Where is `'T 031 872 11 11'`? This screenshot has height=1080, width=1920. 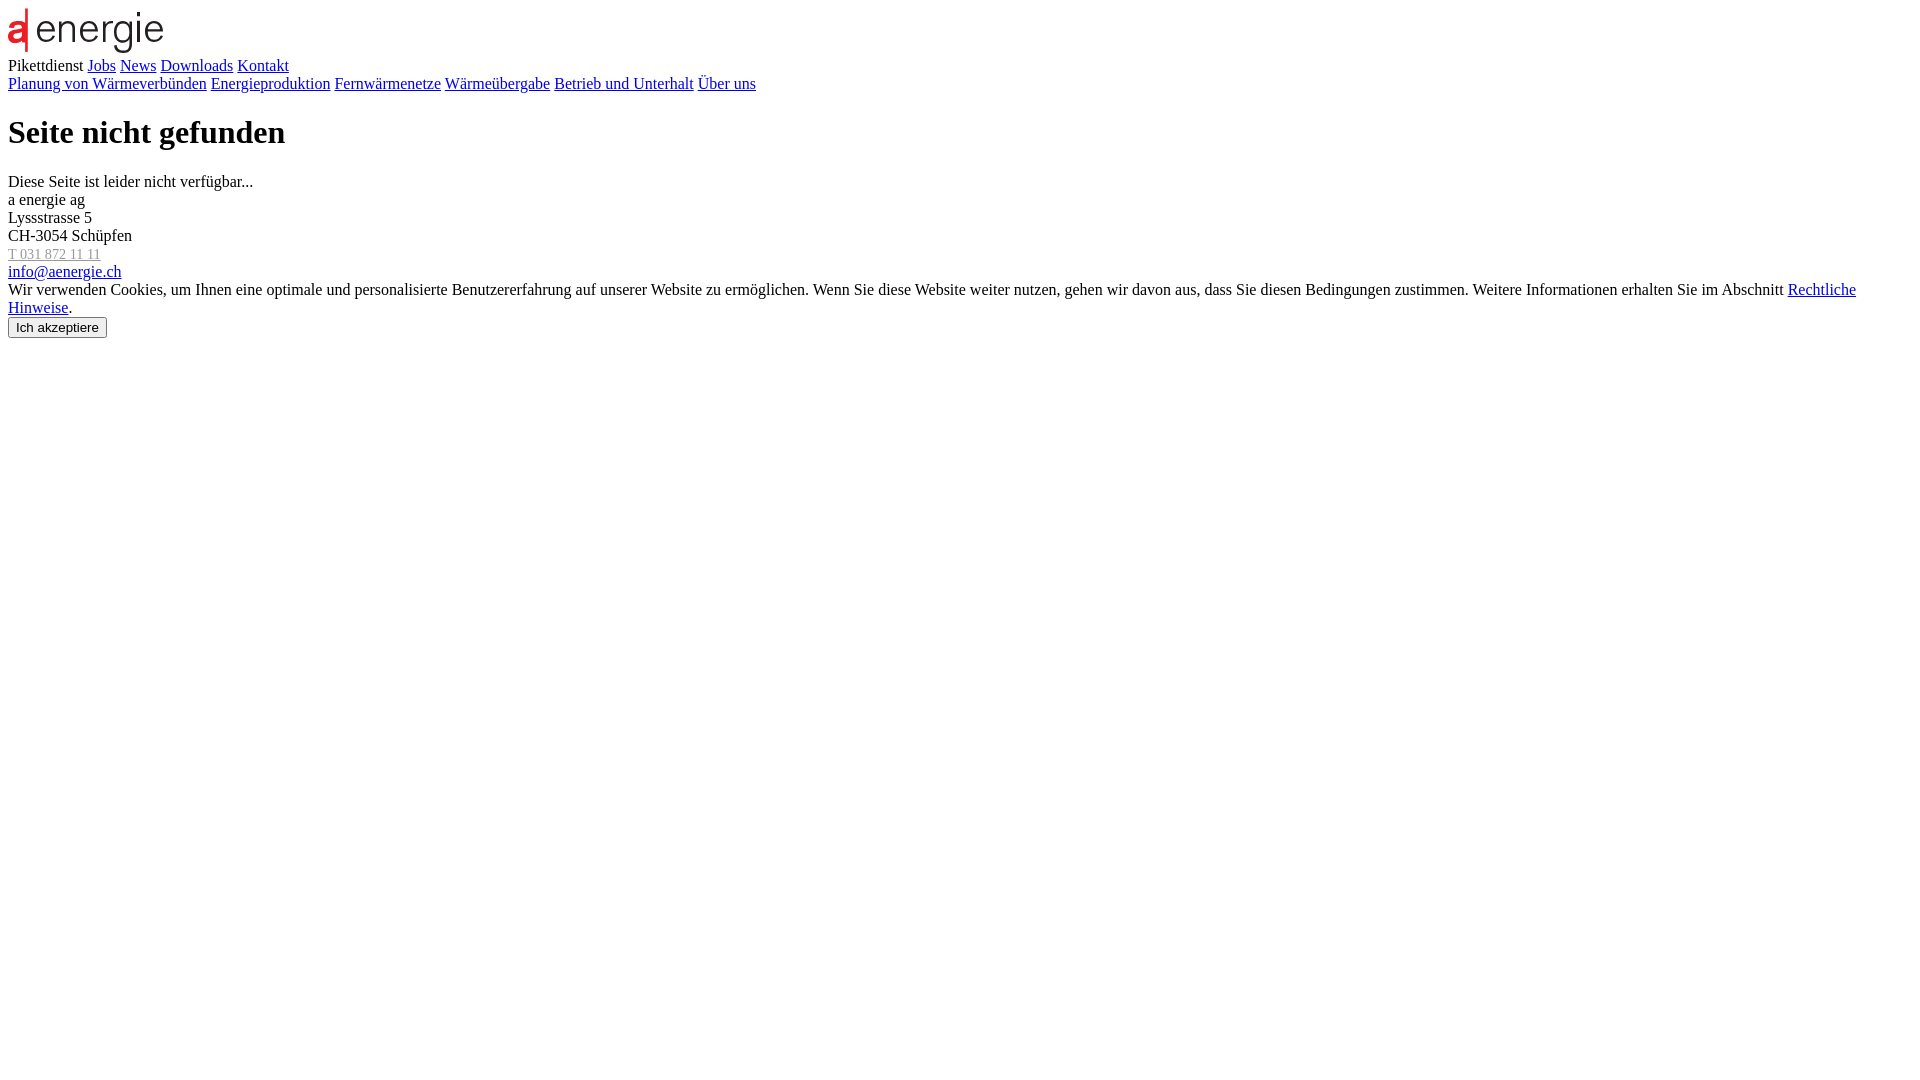 'T 031 872 11 11' is located at coordinates (54, 253).